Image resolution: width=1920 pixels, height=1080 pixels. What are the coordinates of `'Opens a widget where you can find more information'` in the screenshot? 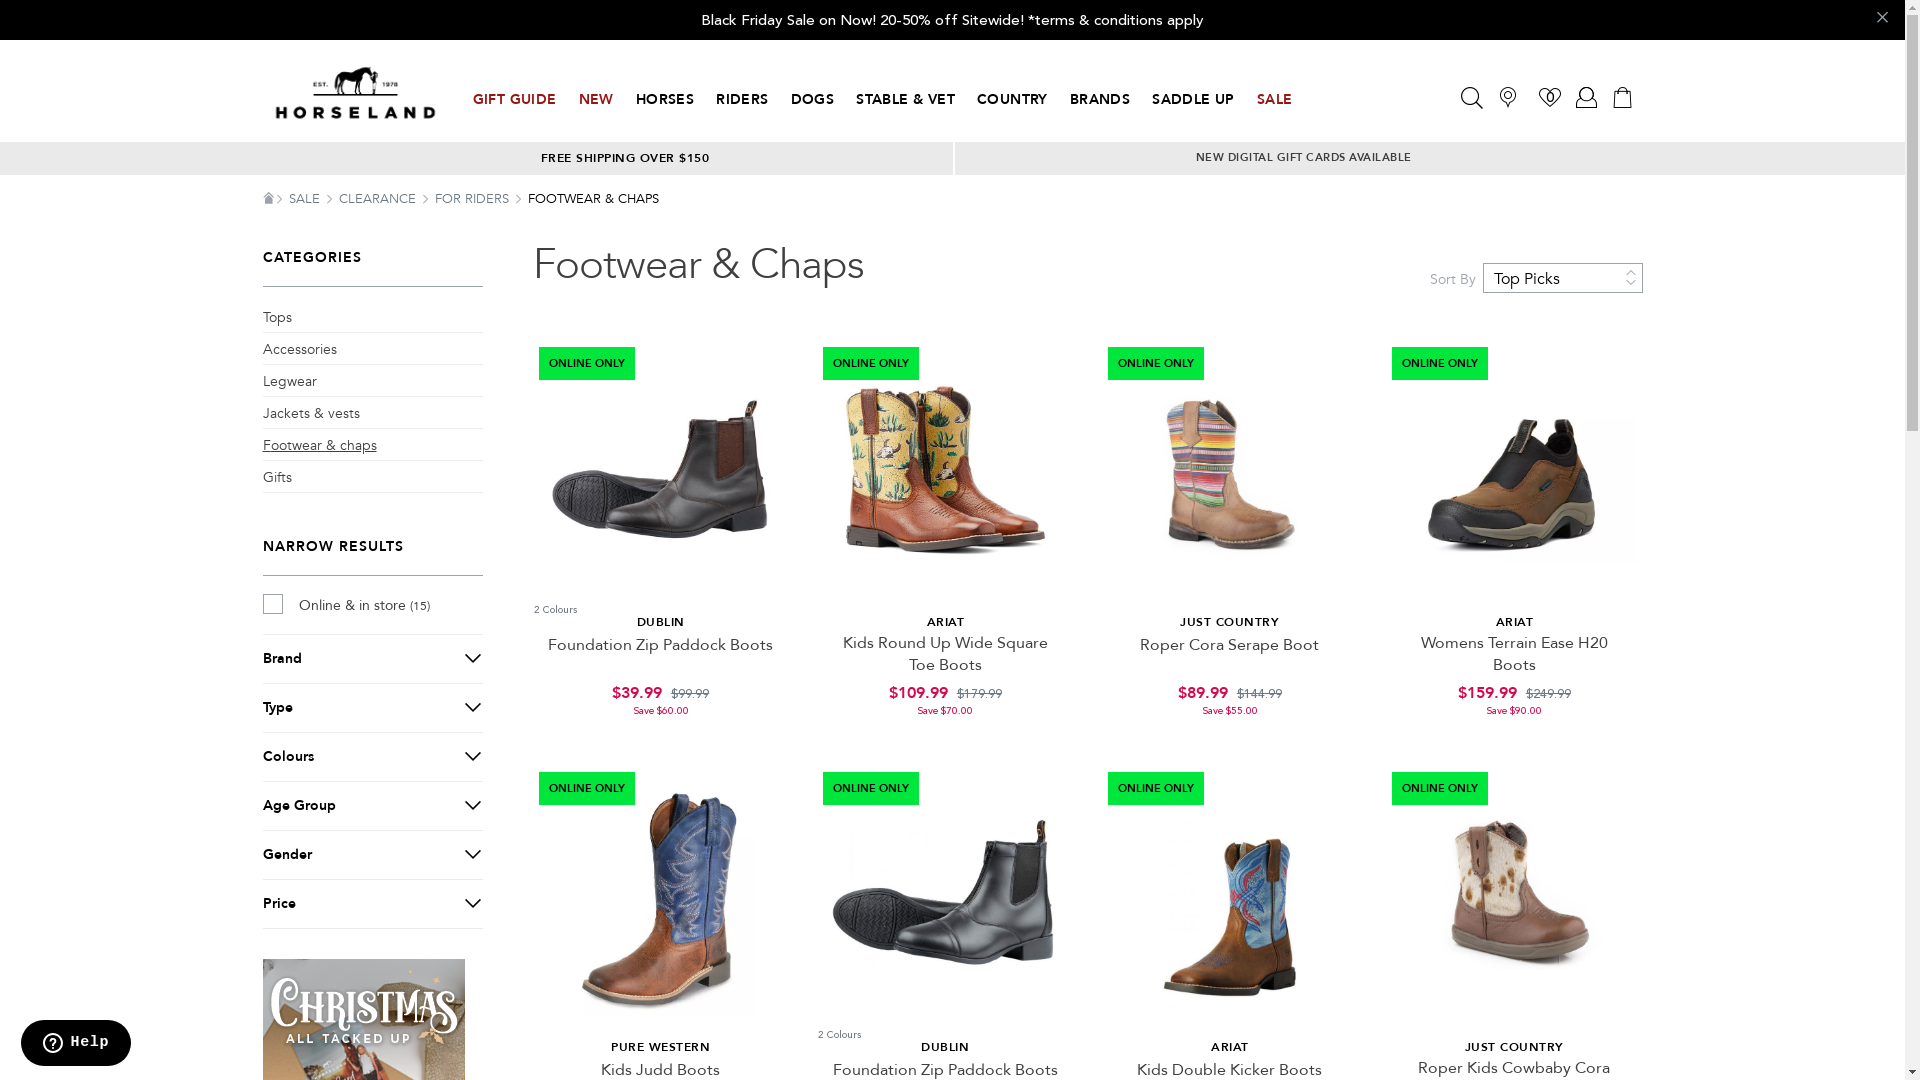 It's located at (75, 1044).